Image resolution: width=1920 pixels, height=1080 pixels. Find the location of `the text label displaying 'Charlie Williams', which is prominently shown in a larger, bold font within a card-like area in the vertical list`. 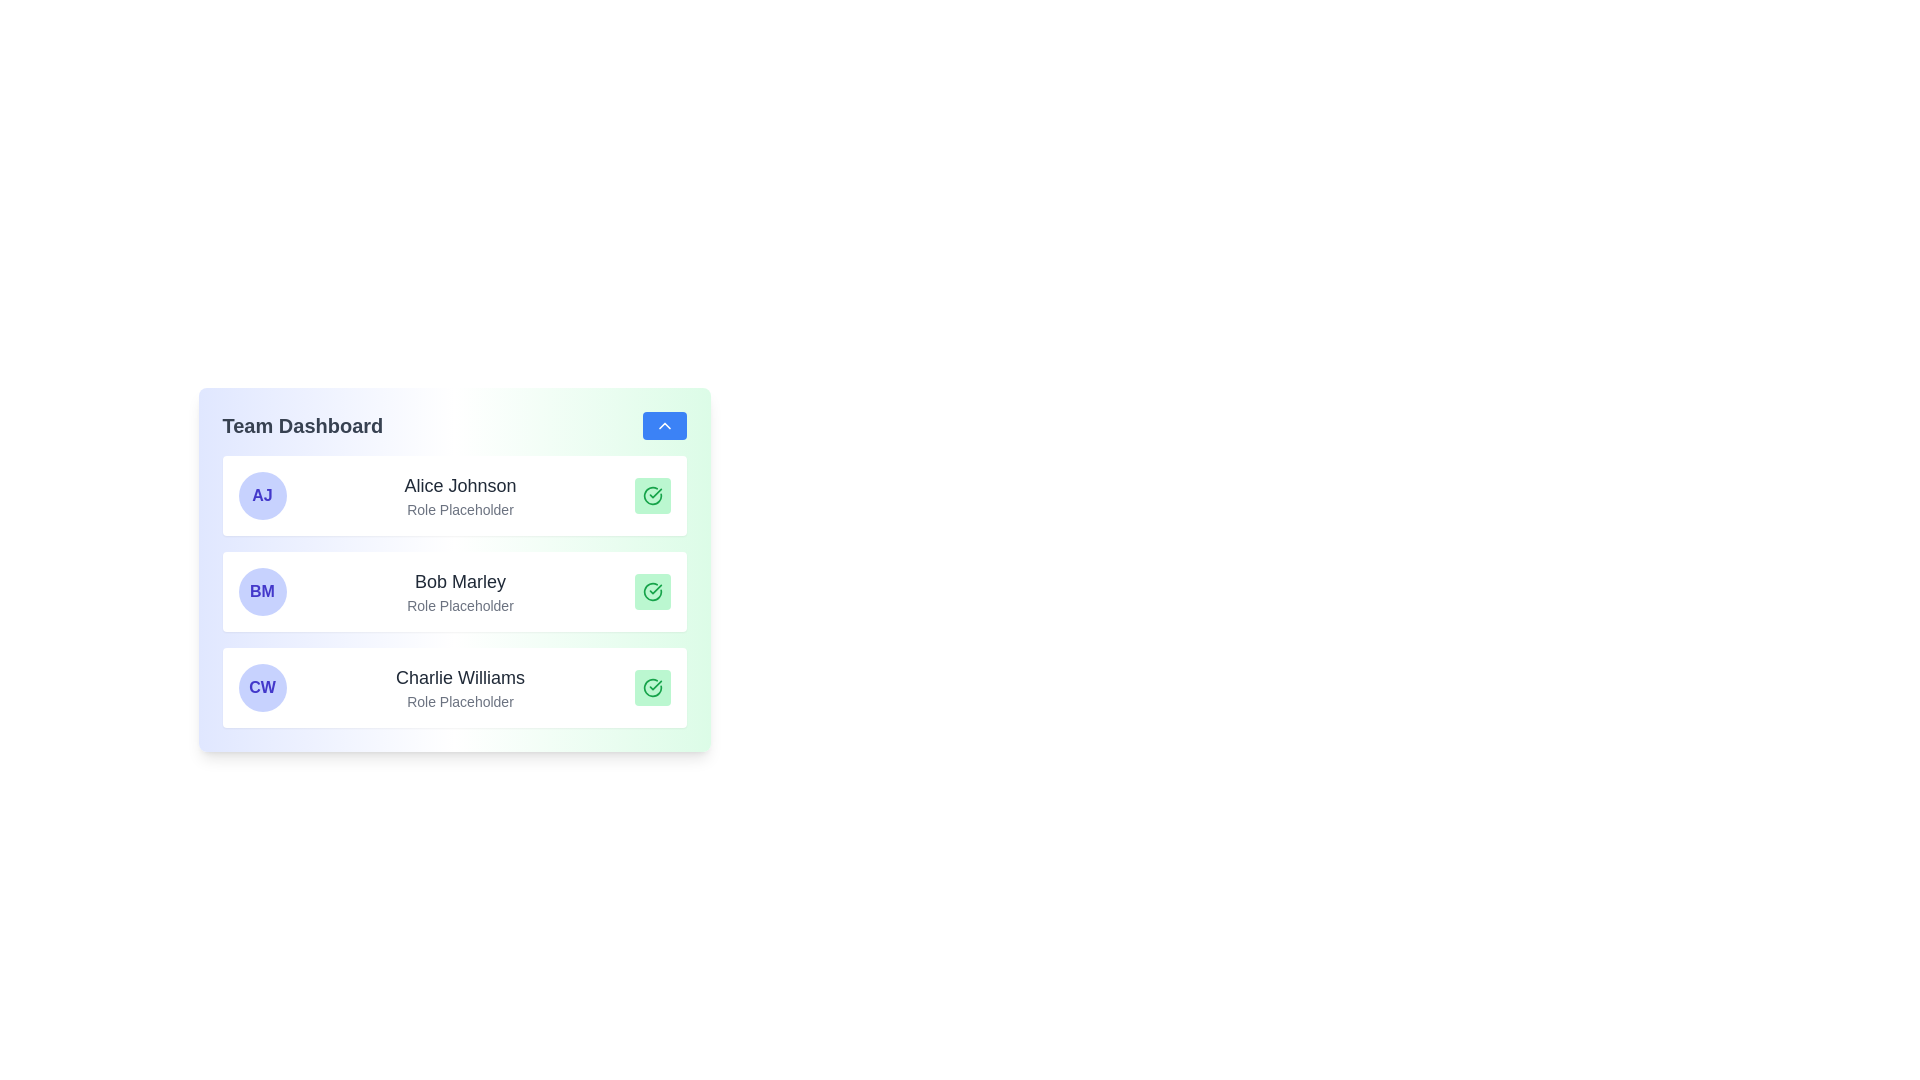

the text label displaying 'Charlie Williams', which is prominently shown in a larger, bold font within a card-like area in the vertical list is located at coordinates (459, 677).